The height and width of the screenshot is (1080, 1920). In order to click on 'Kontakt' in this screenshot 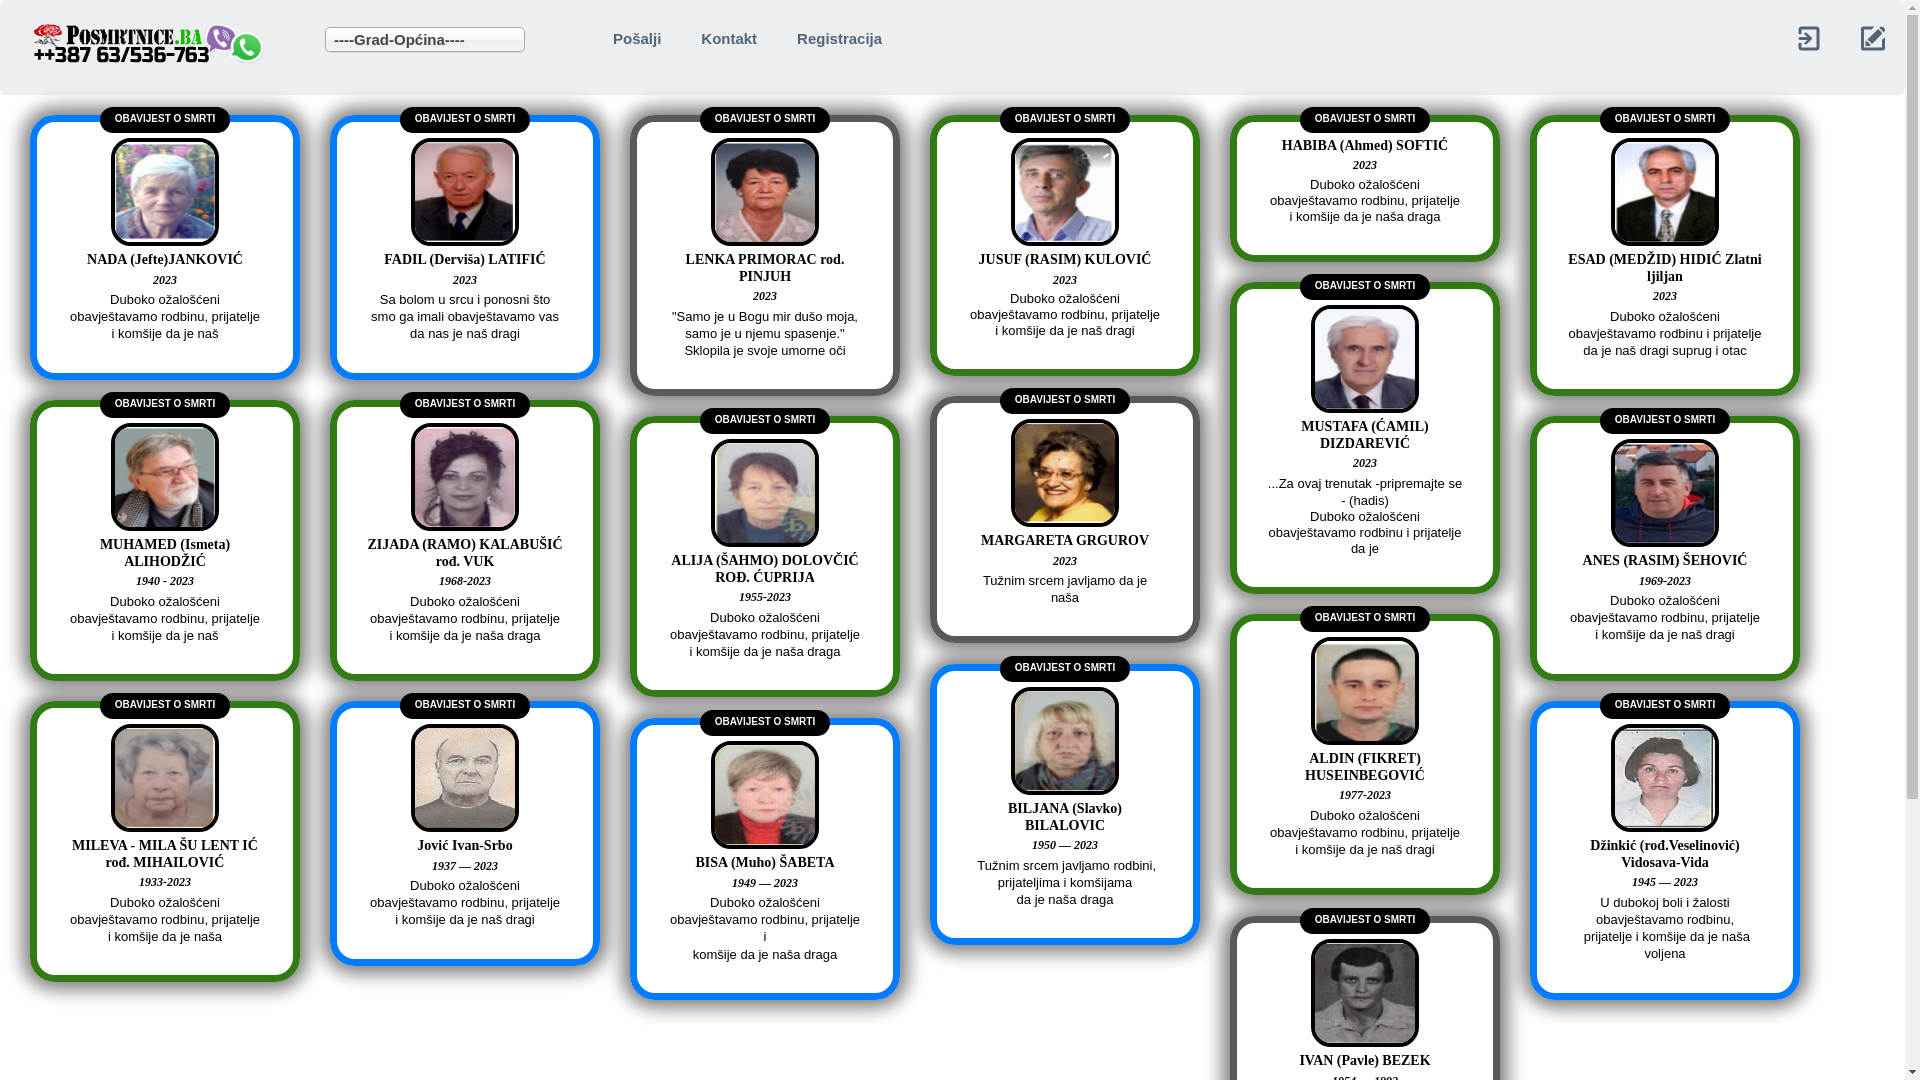, I will do `click(728, 38)`.